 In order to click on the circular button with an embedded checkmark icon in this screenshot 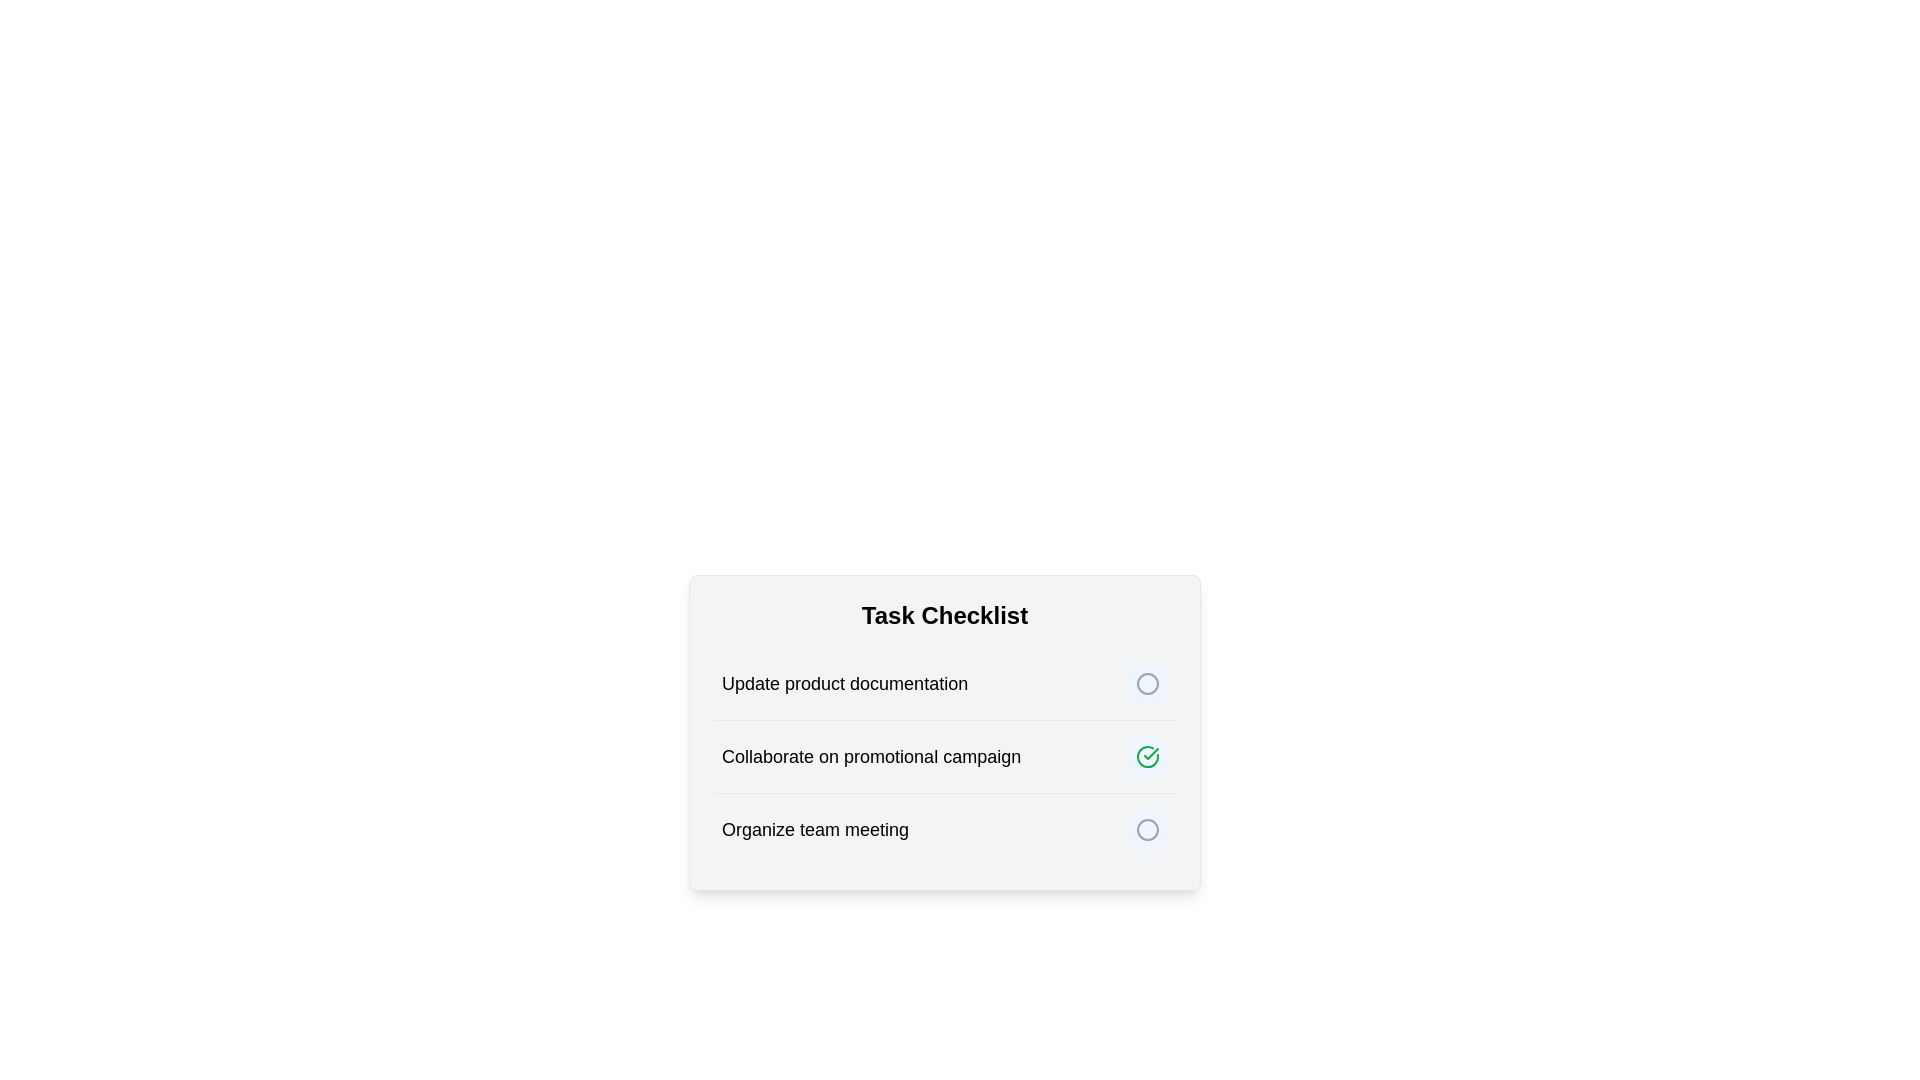, I will do `click(1147, 756)`.